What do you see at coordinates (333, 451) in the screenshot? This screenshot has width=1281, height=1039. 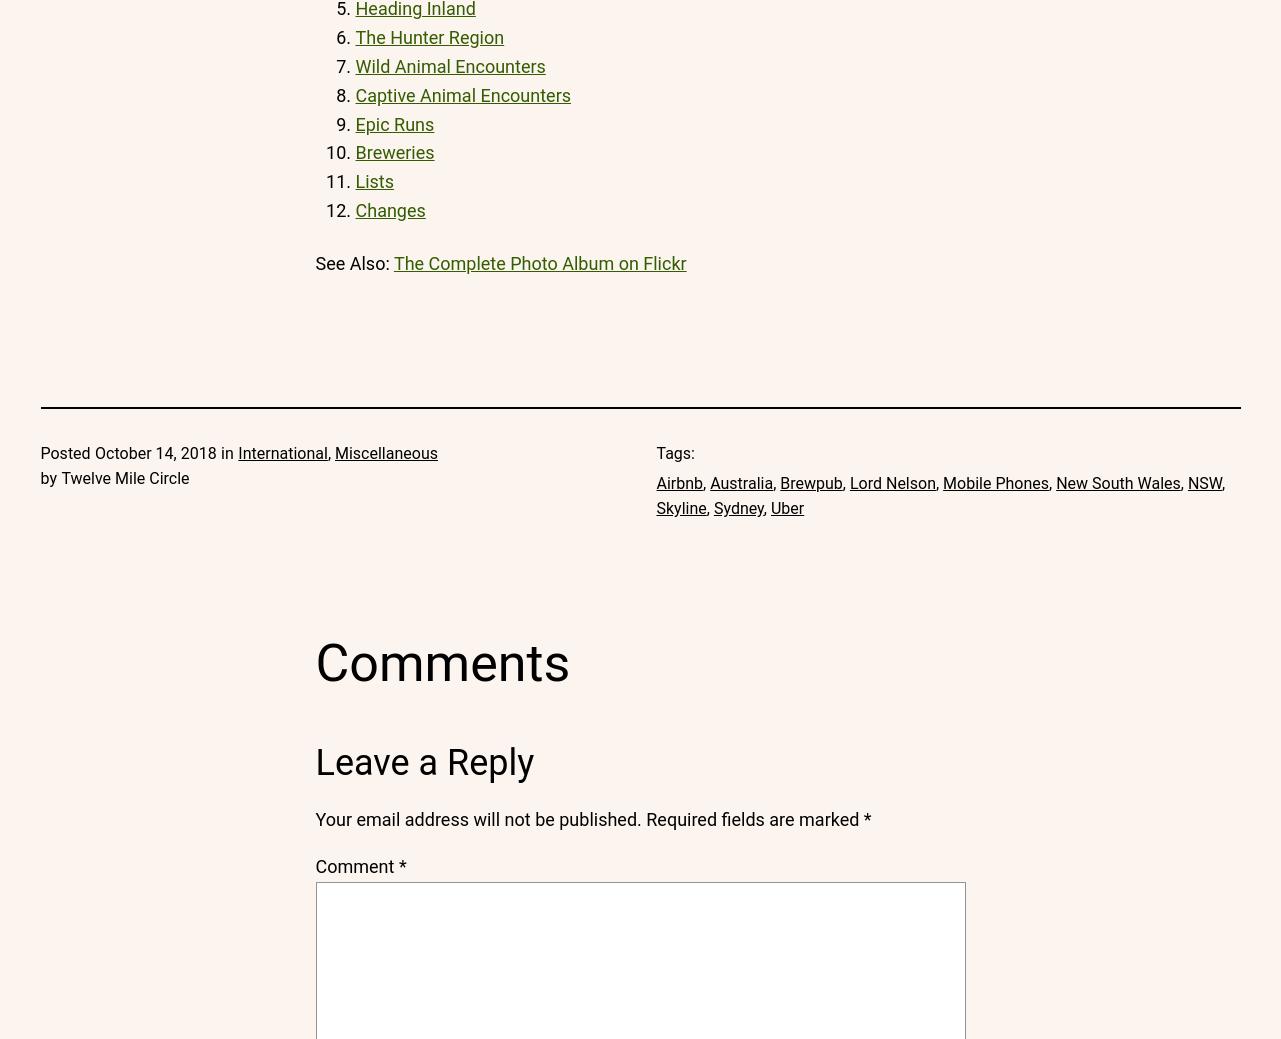 I see `'Miscellaneous'` at bounding box center [333, 451].